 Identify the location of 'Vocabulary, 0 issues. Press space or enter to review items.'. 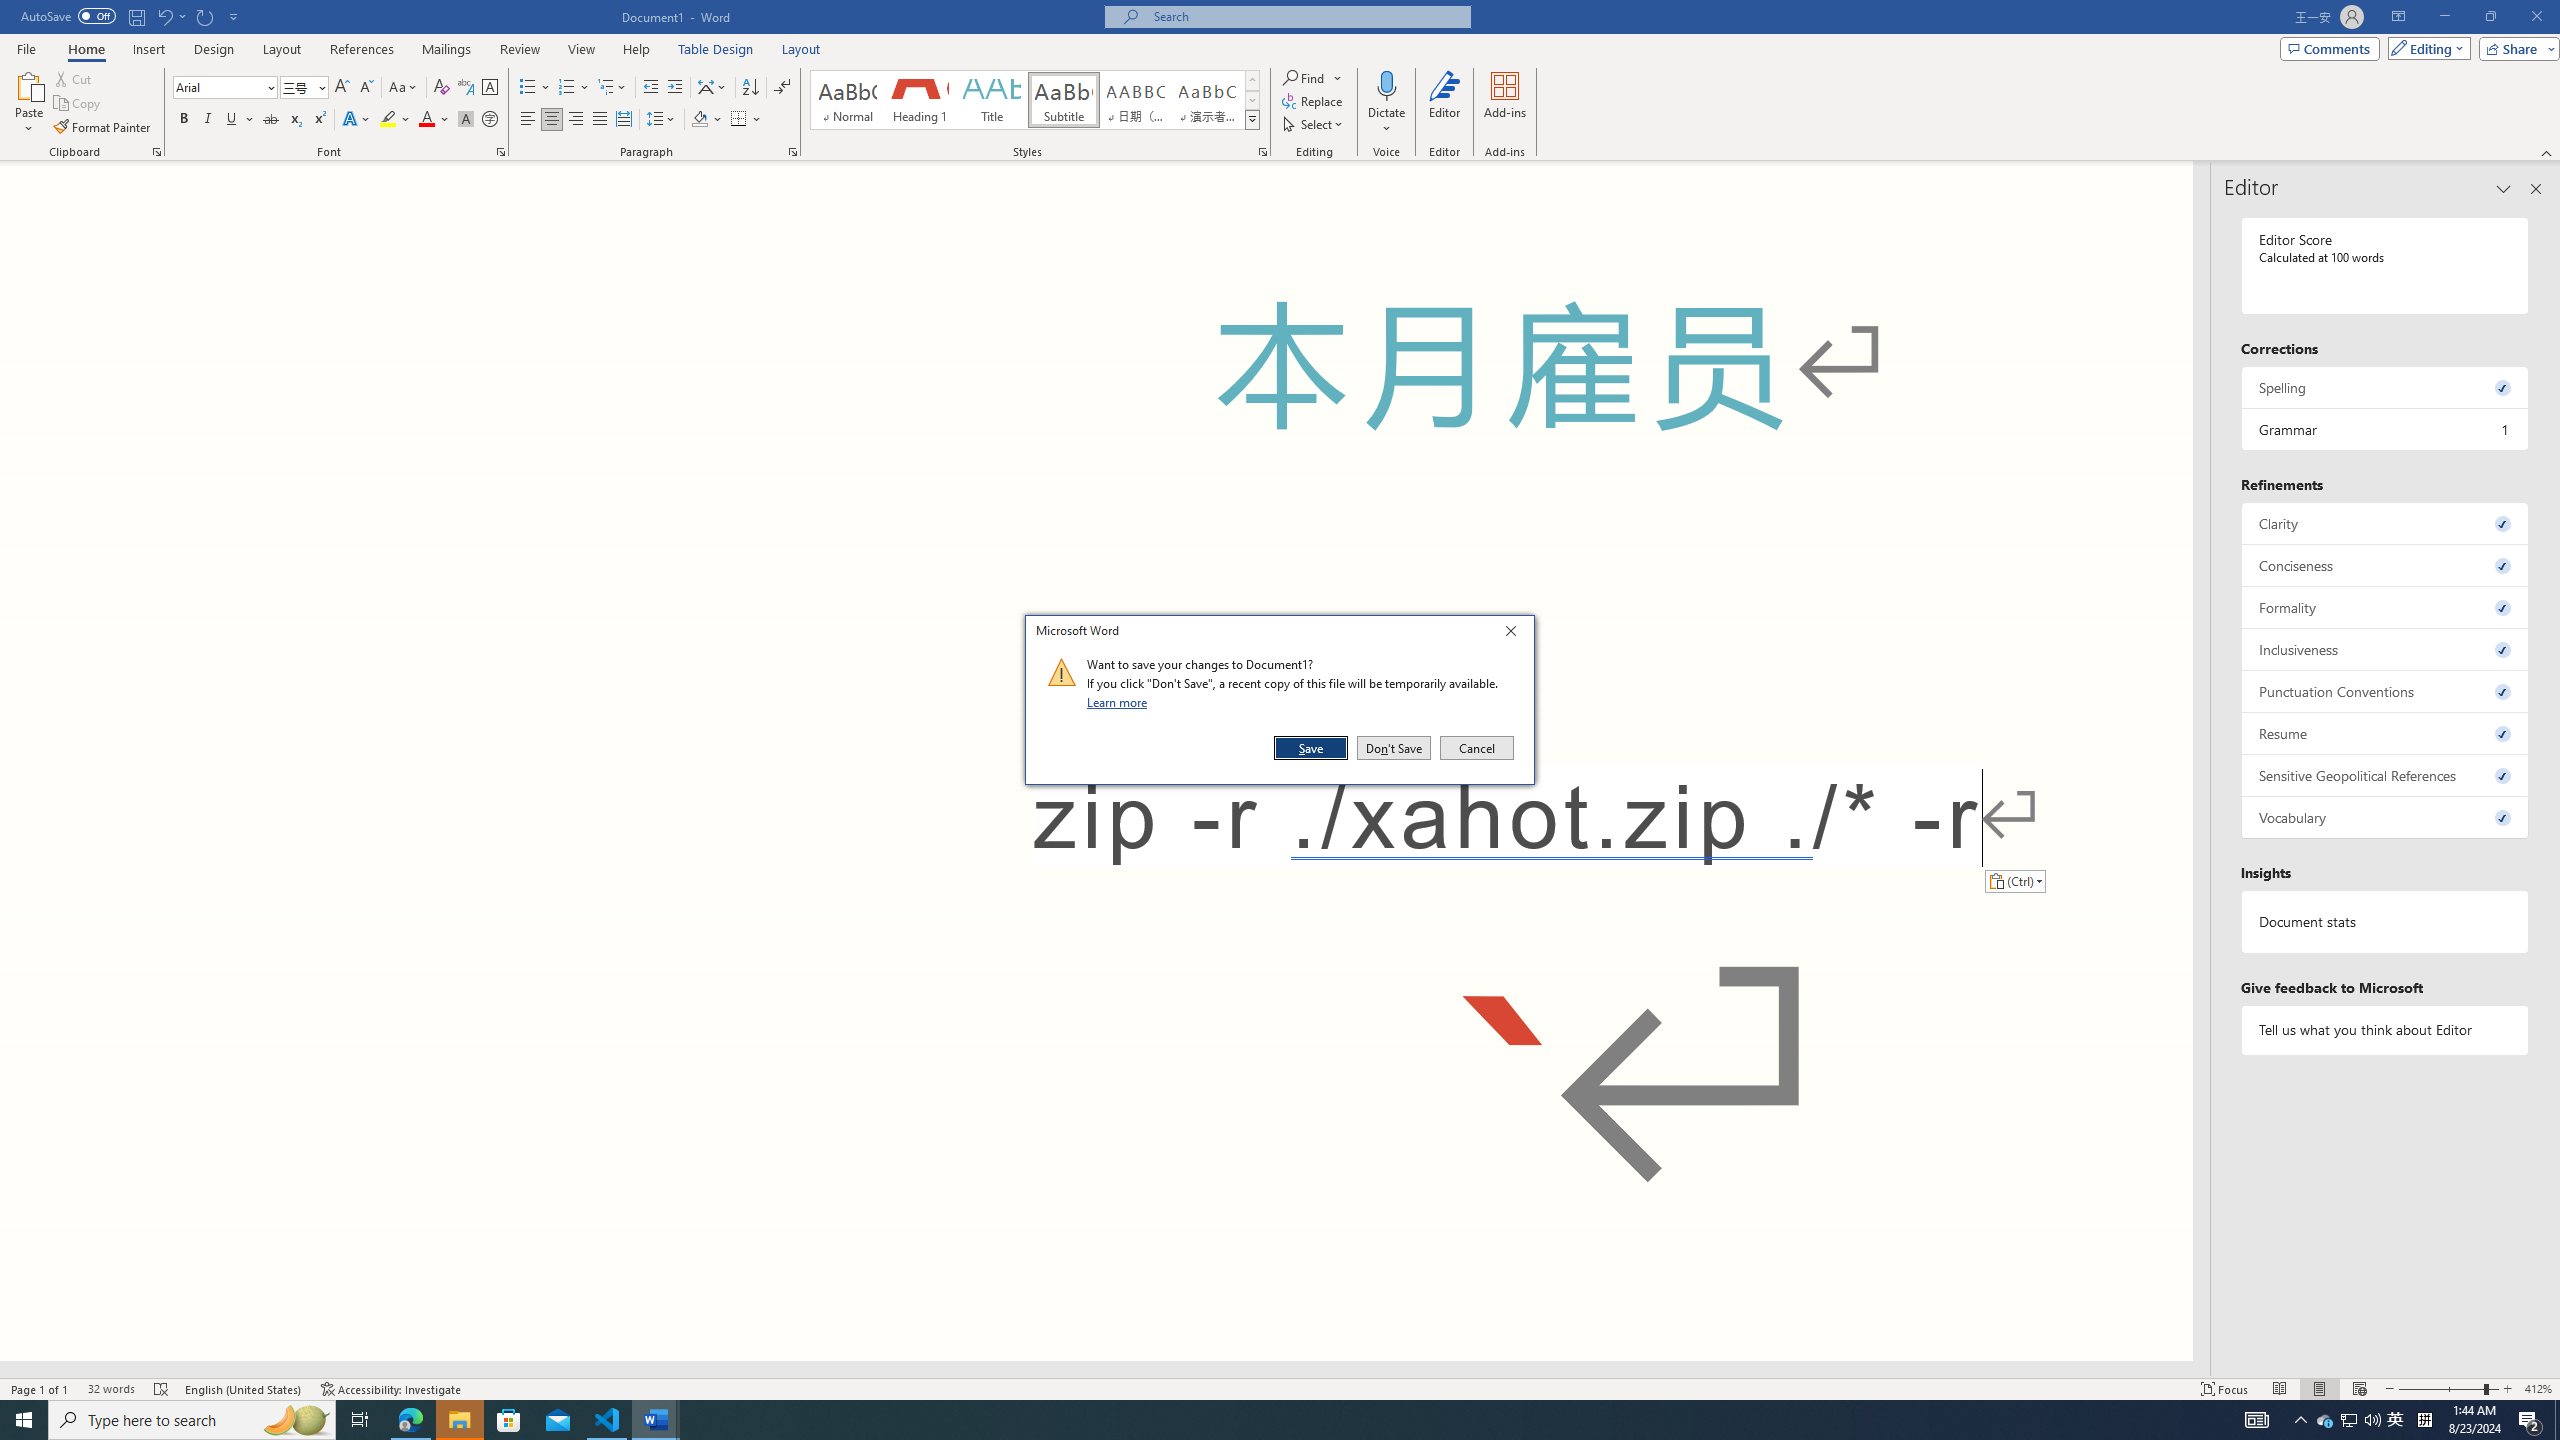
(2384, 816).